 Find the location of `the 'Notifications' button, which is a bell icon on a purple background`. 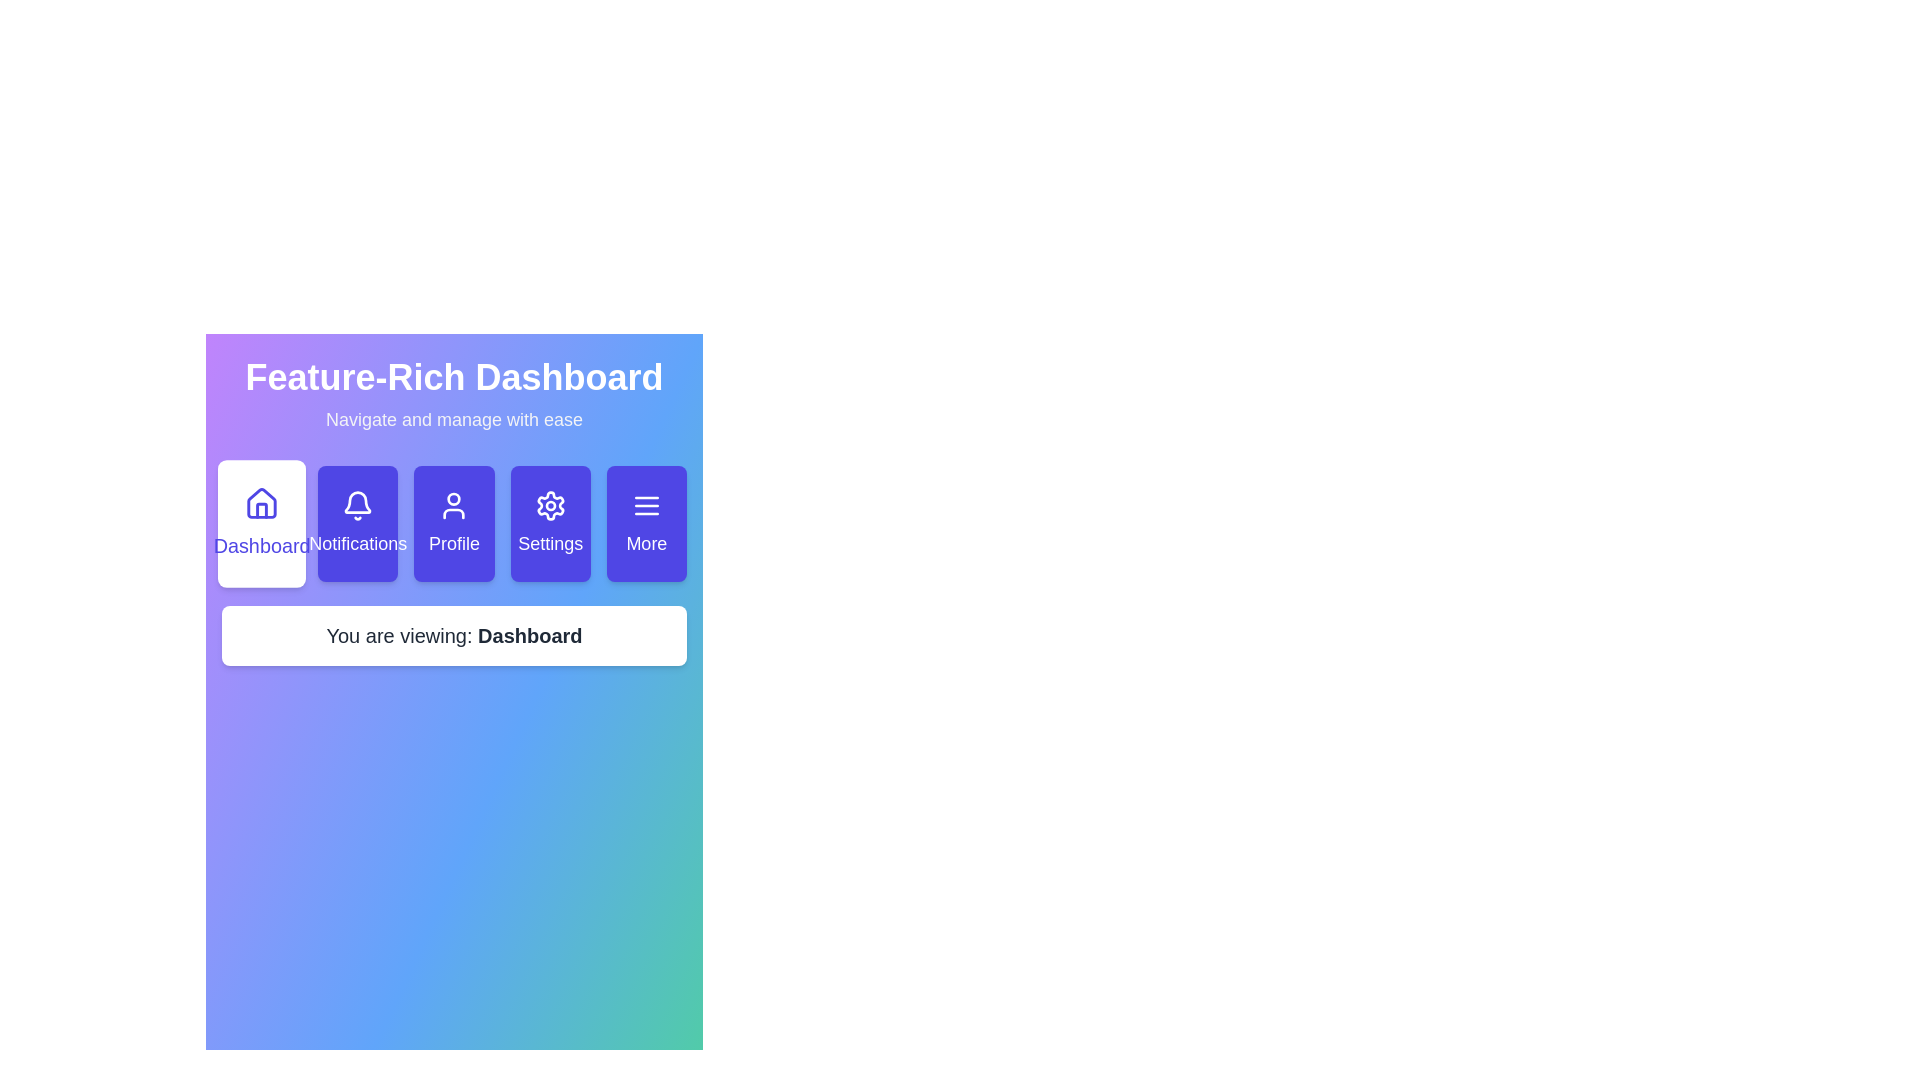

the 'Notifications' button, which is a bell icon on a purple background is located at coordinates (358, 504).